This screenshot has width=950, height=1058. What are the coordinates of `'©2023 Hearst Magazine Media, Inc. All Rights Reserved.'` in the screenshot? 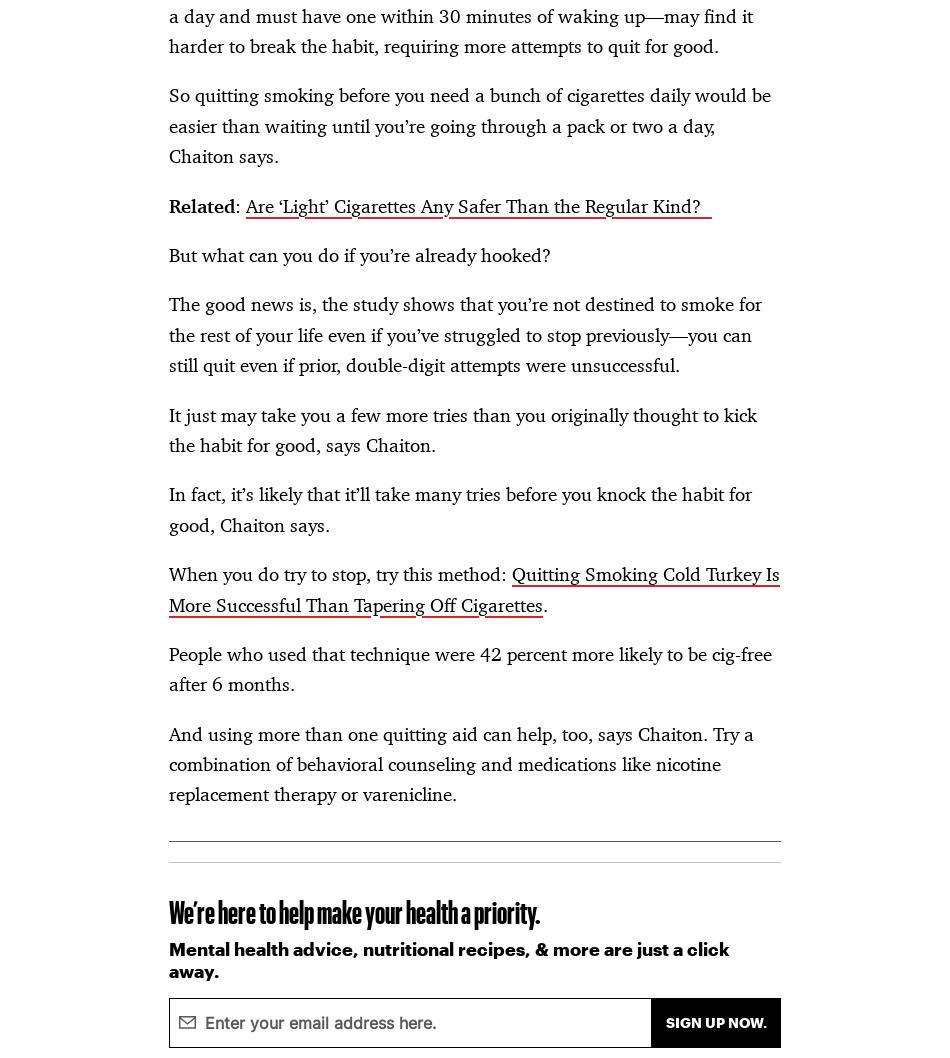 It's located at (39, 332).